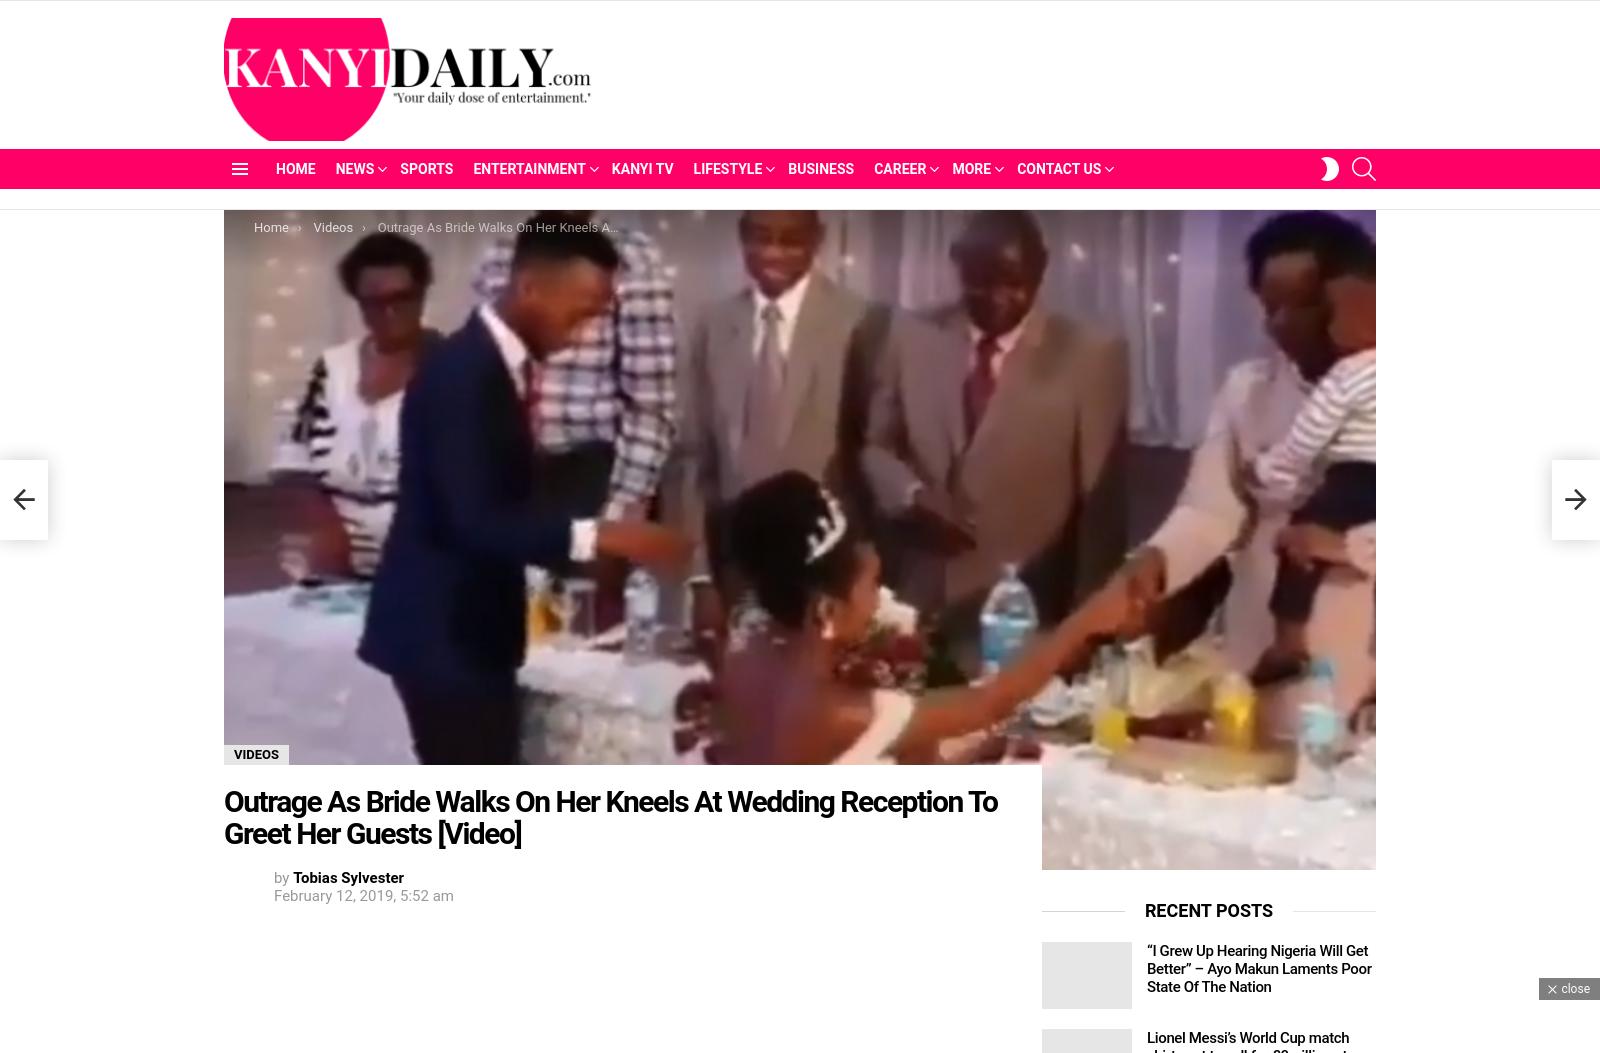 The width and height of the screenshot is (1600, 1053). Describe the element at coordinates (970, 318) in the screenshot. I see `'Man On A Mission Monday'` at that location.